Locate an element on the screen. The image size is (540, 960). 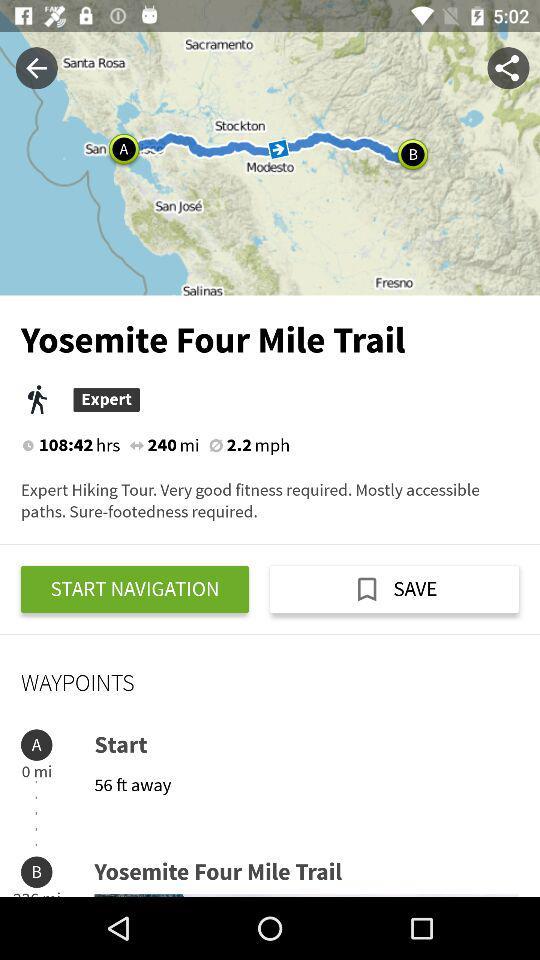
the icon to the left of 240mi is located at coordinates (135, 445).